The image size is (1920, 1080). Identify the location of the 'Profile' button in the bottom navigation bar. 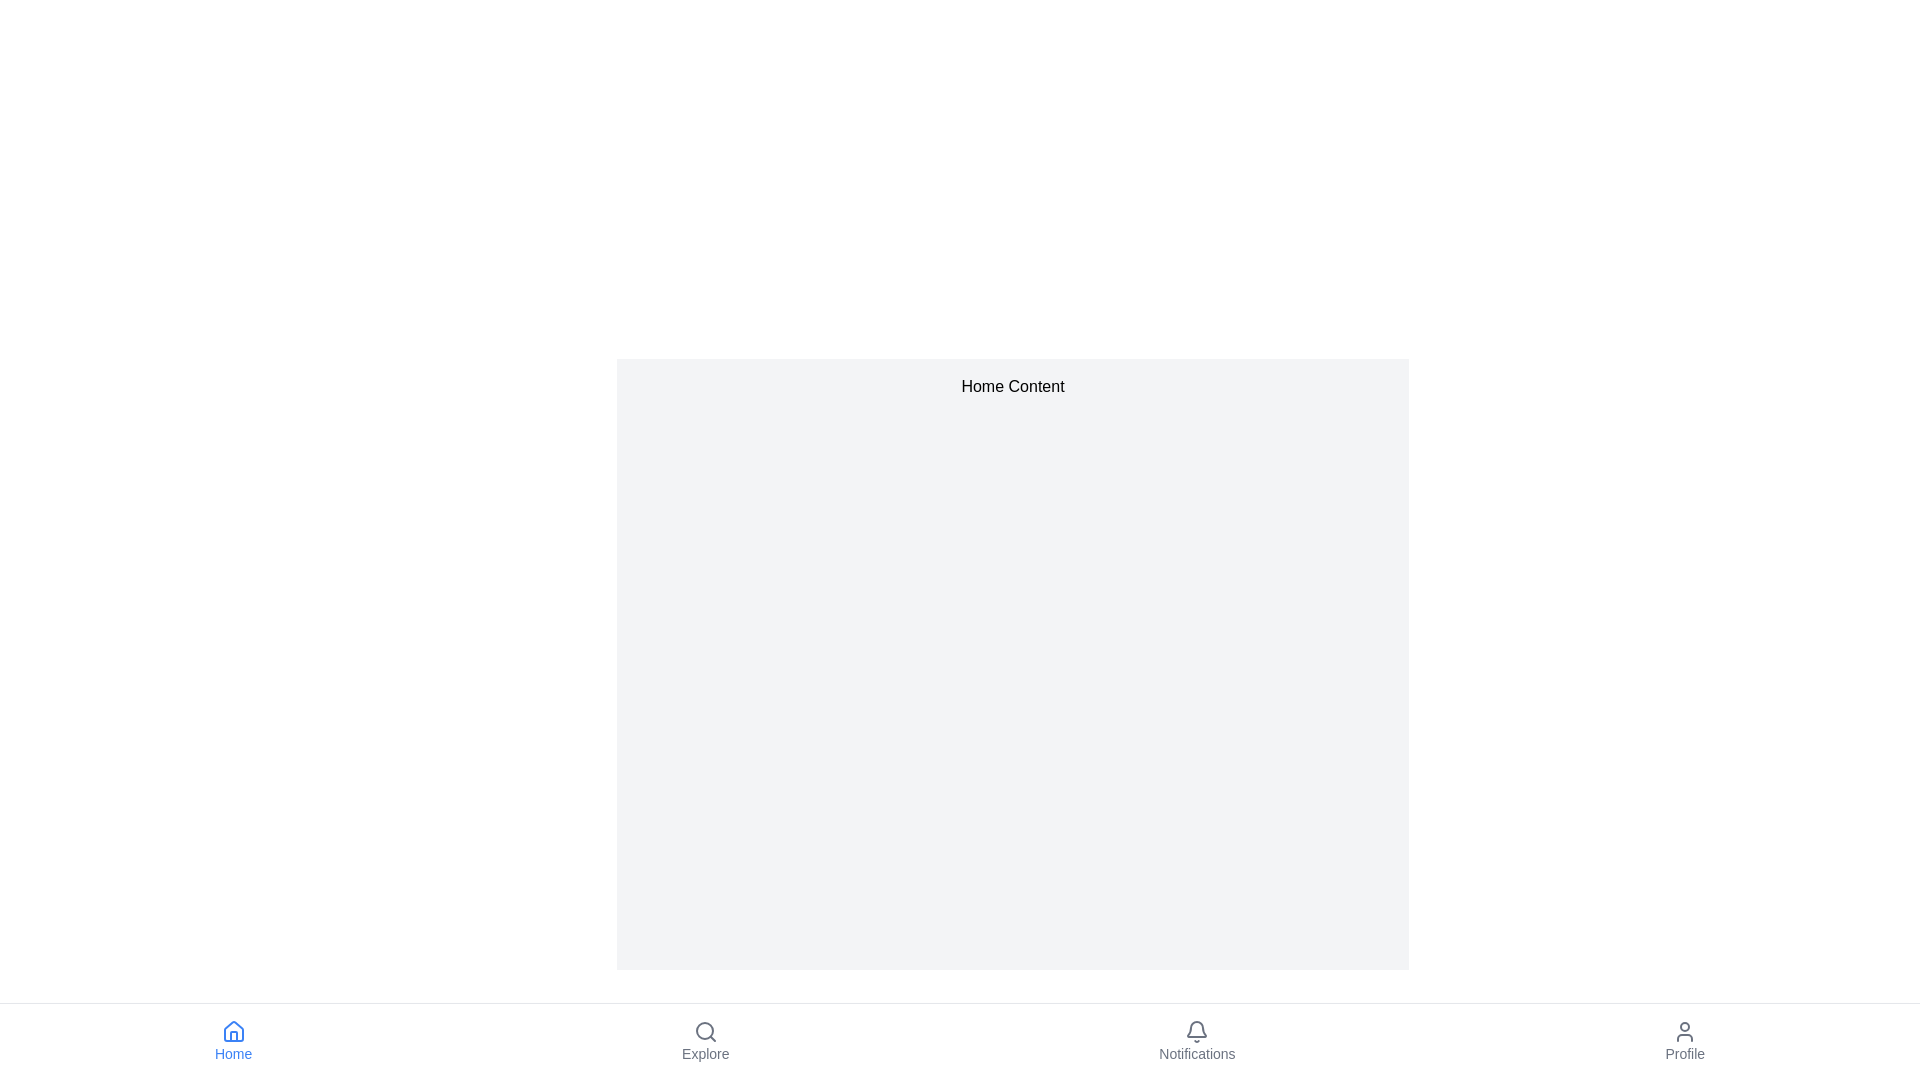
(1684, 1040).